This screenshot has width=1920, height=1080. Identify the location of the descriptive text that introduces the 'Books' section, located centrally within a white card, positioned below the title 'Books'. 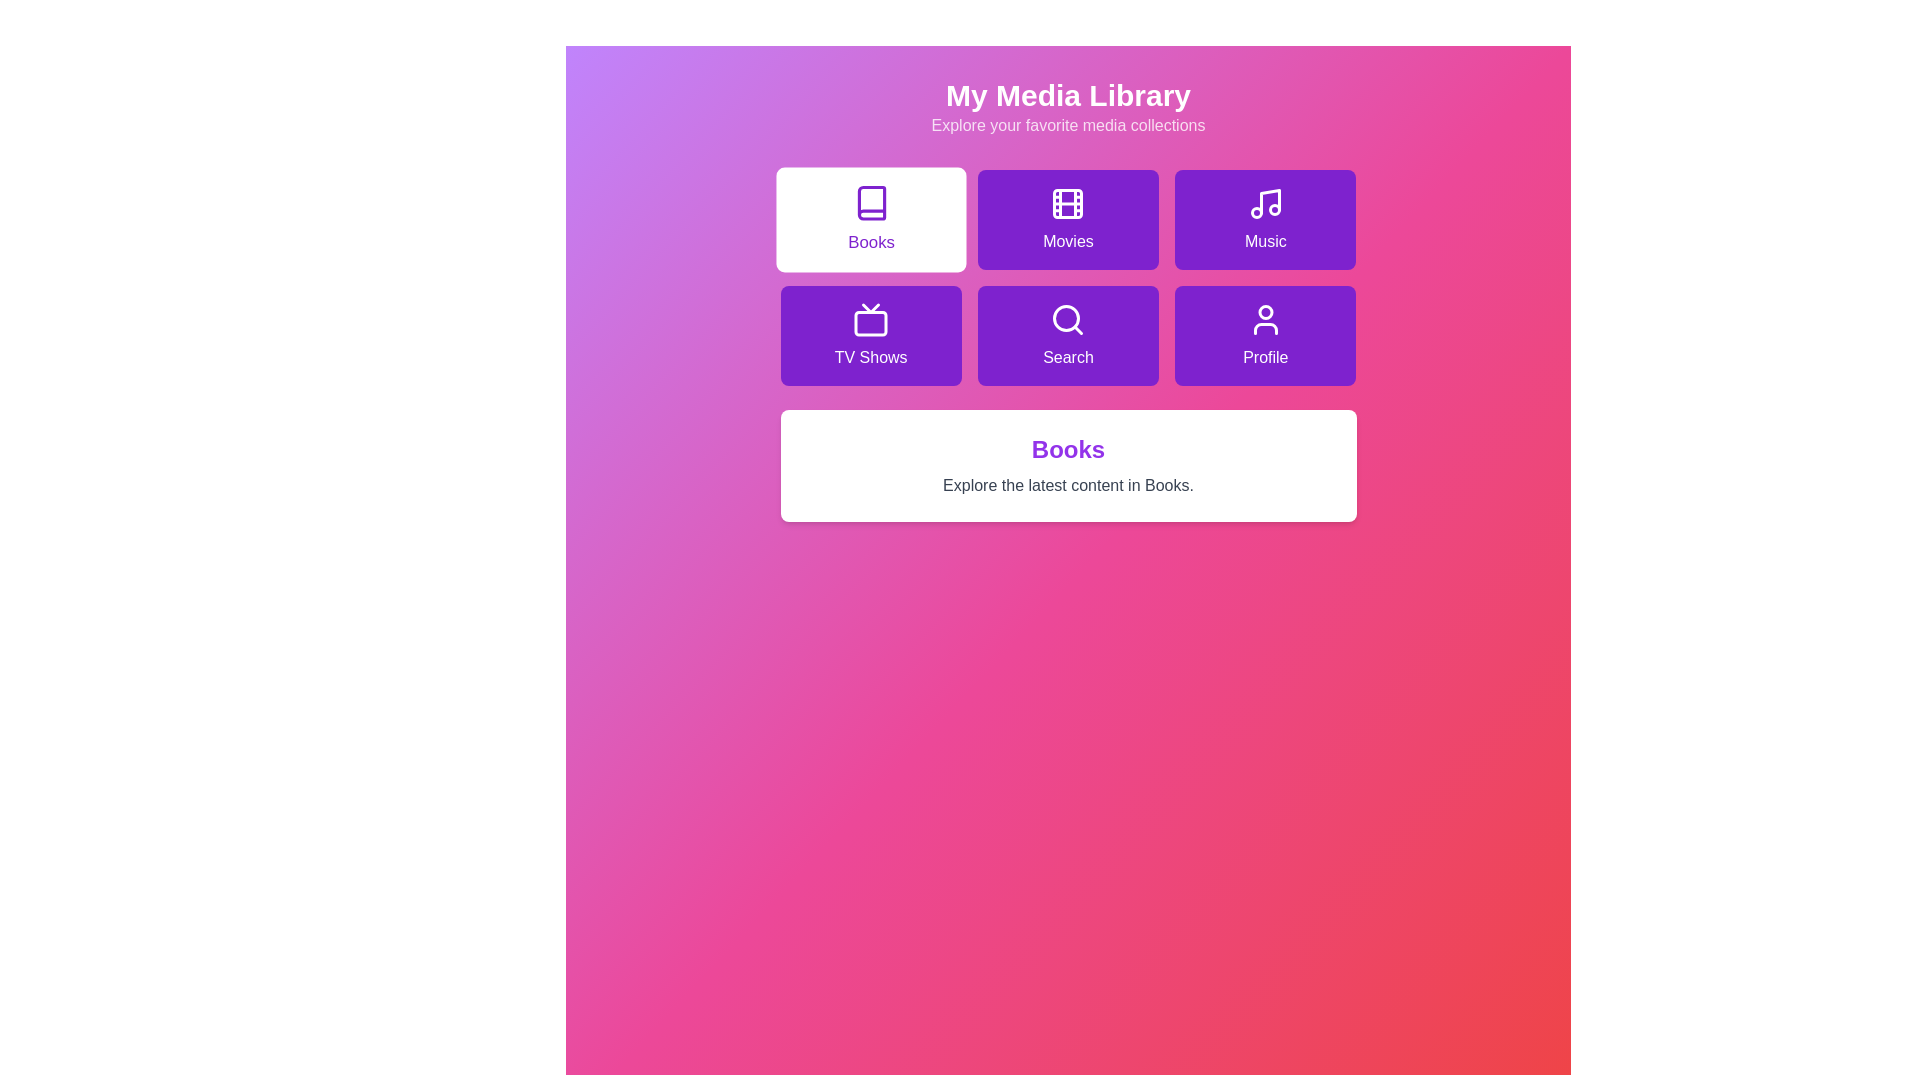
(1067, 486).